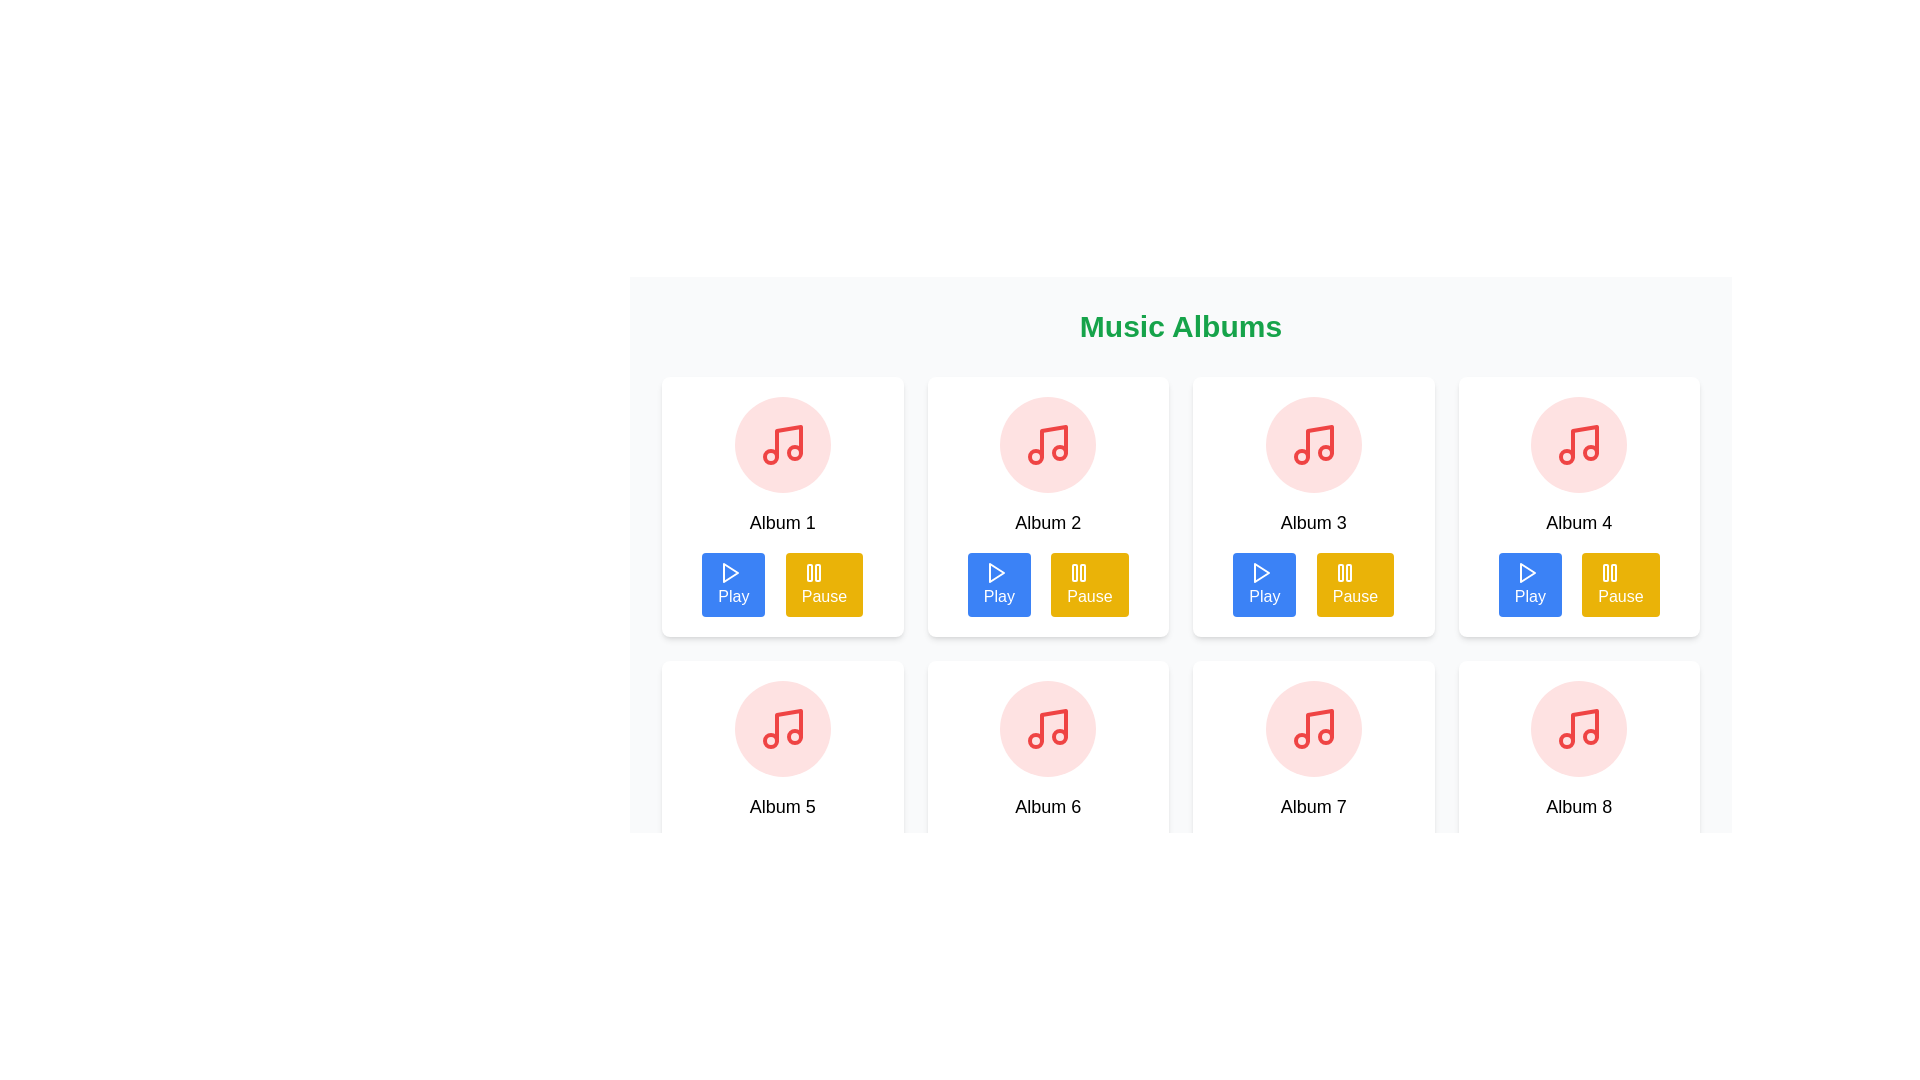  What do you see at coordinates (1313, 585) in the screenshot?
I see `the 'Pause' button located below the title and icon of 'Album 3' in the music albums grid` at bounding box center [1313, 585].